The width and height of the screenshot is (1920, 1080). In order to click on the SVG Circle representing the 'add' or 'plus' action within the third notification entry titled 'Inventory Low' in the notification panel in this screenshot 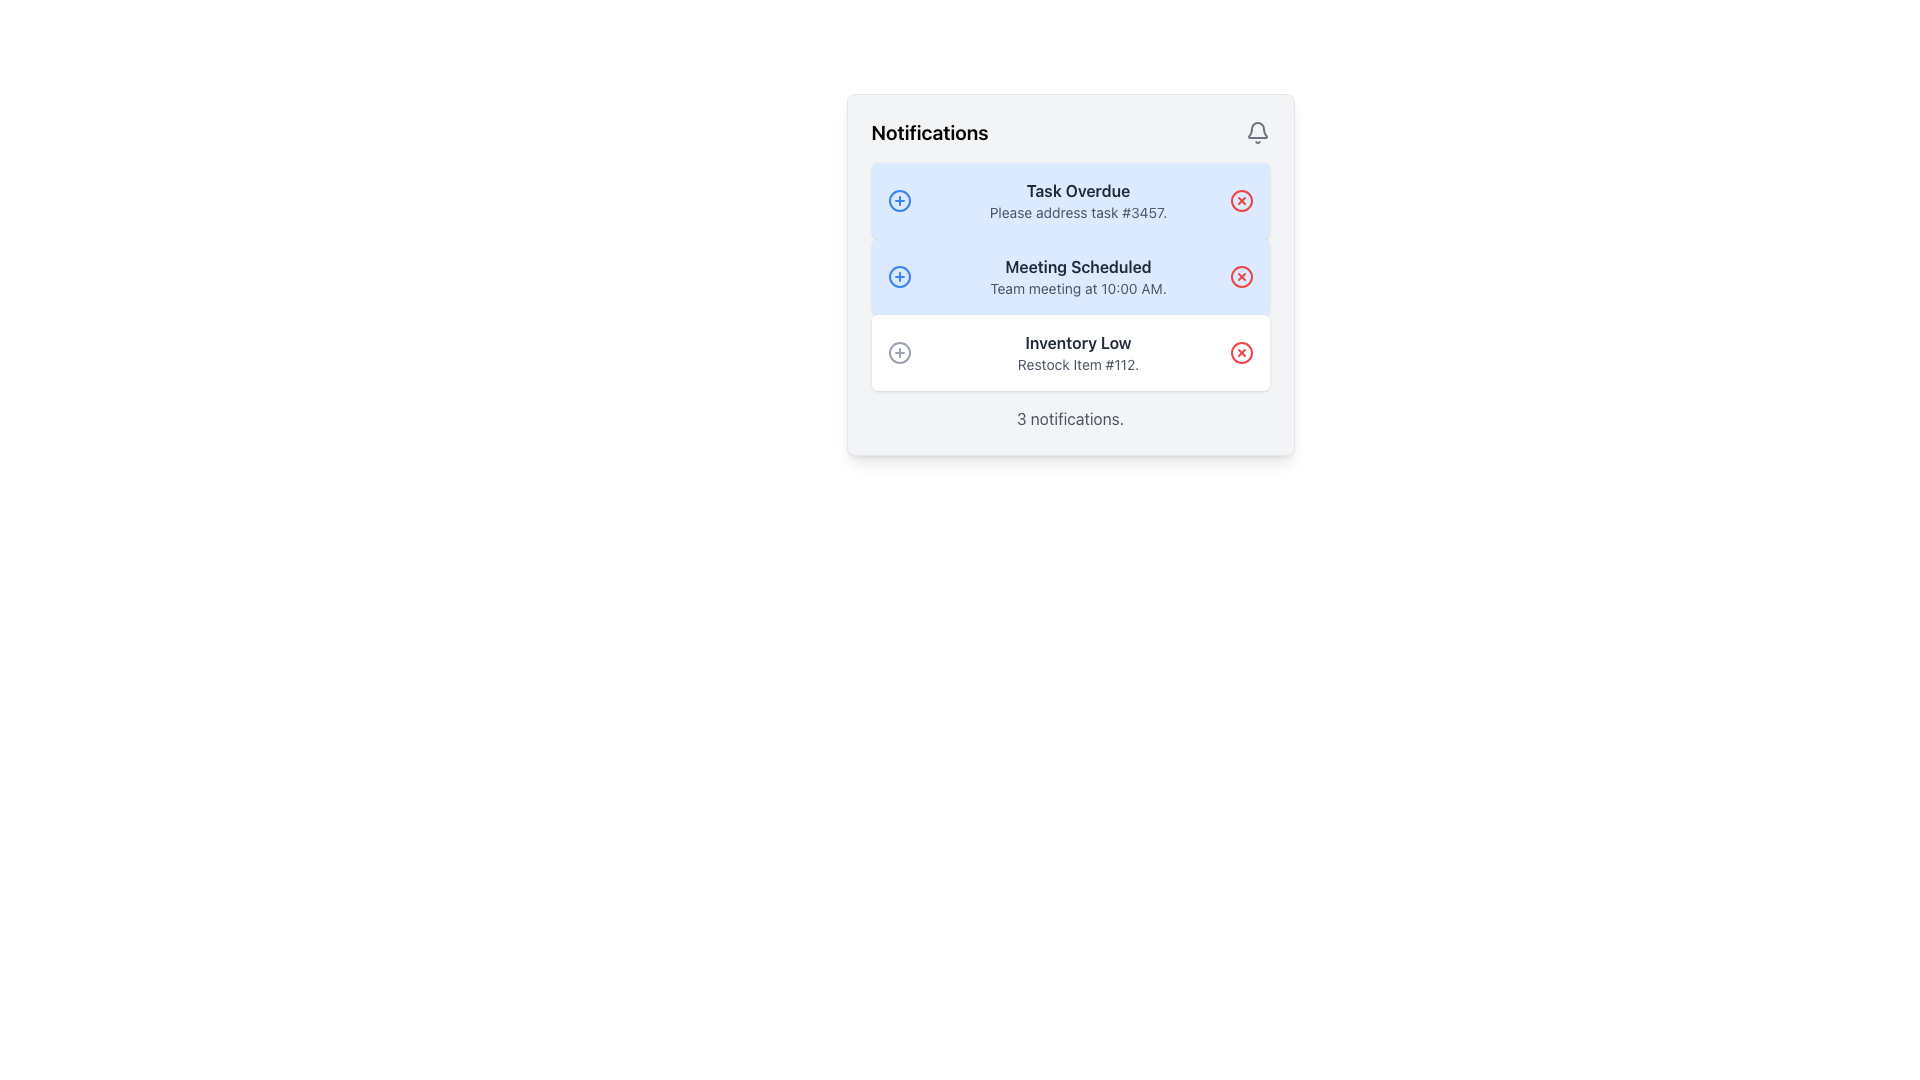, I will do `click(898, 352)`.